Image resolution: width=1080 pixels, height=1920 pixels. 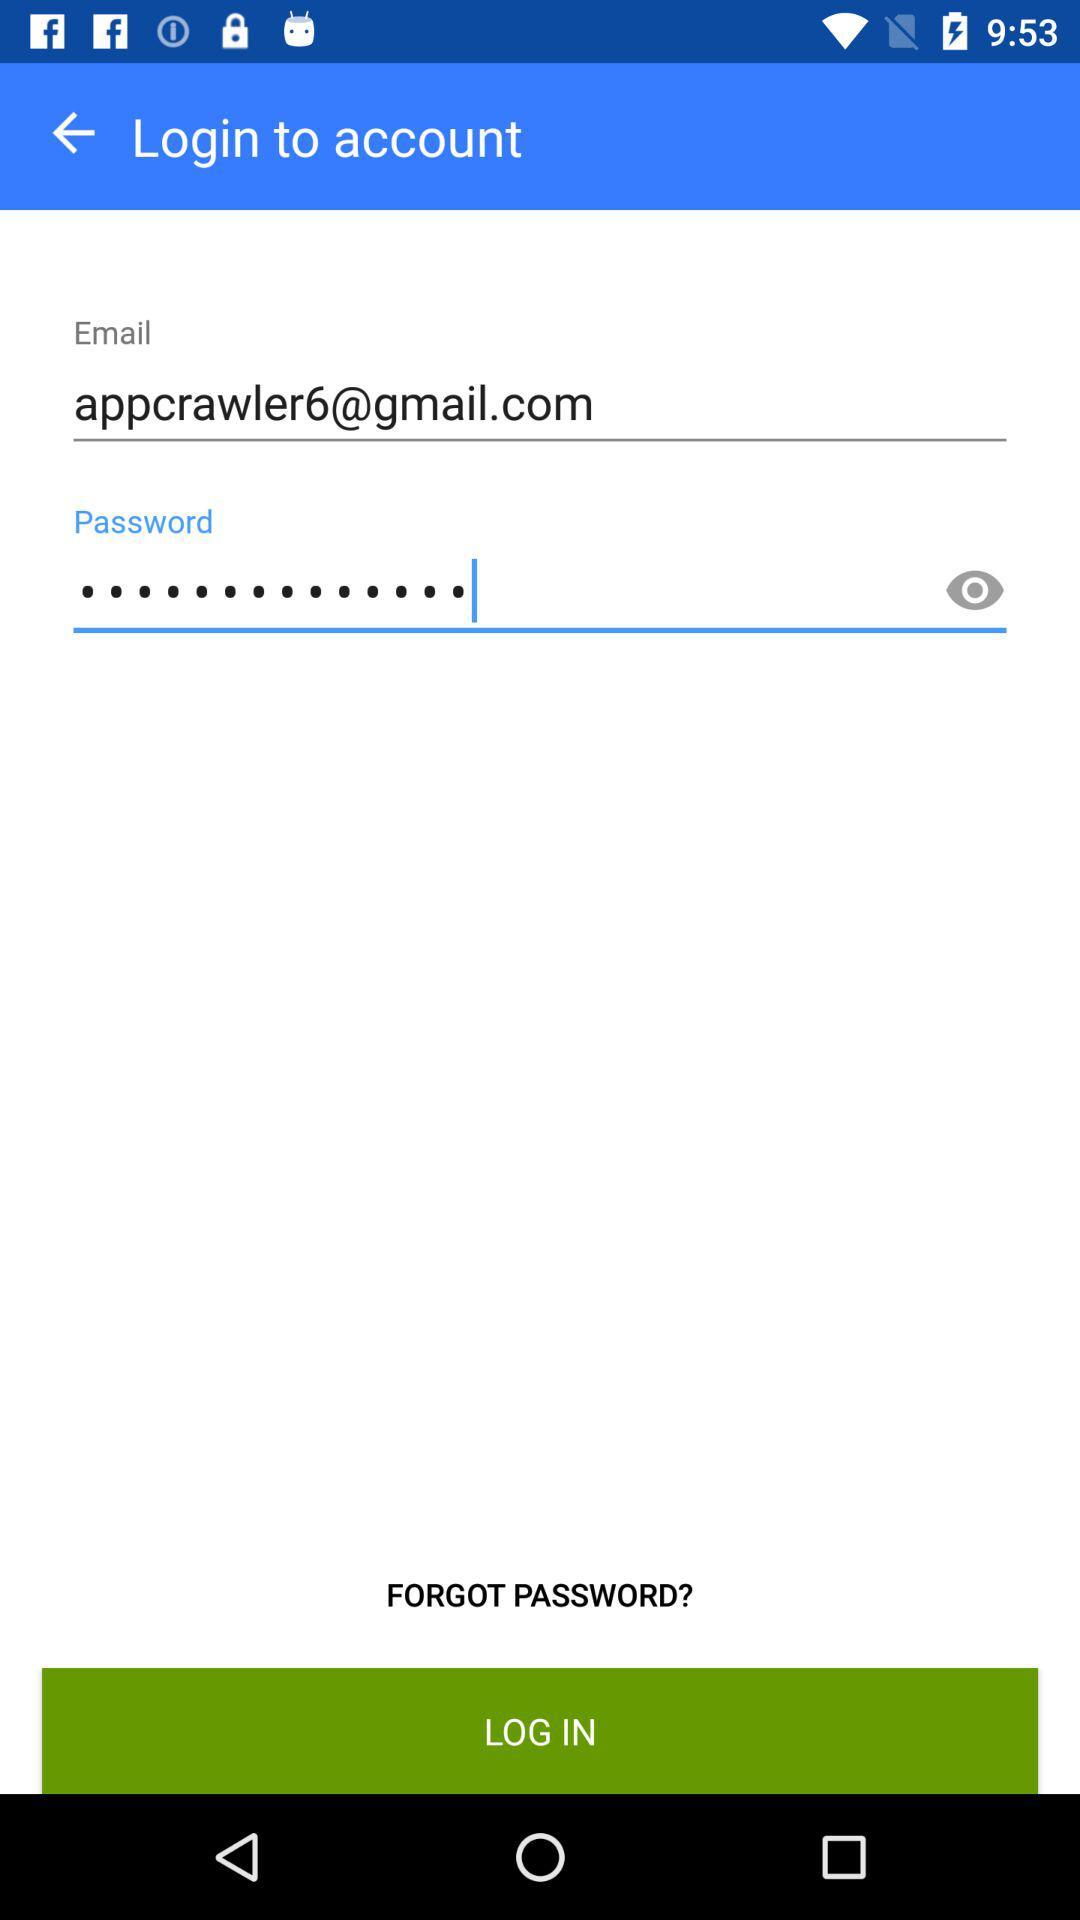 What do you see at coordinates (540, 401) in the screenshot?
I see `the appcrawler6@gmail.com icon` at bounding box center [540, 401].